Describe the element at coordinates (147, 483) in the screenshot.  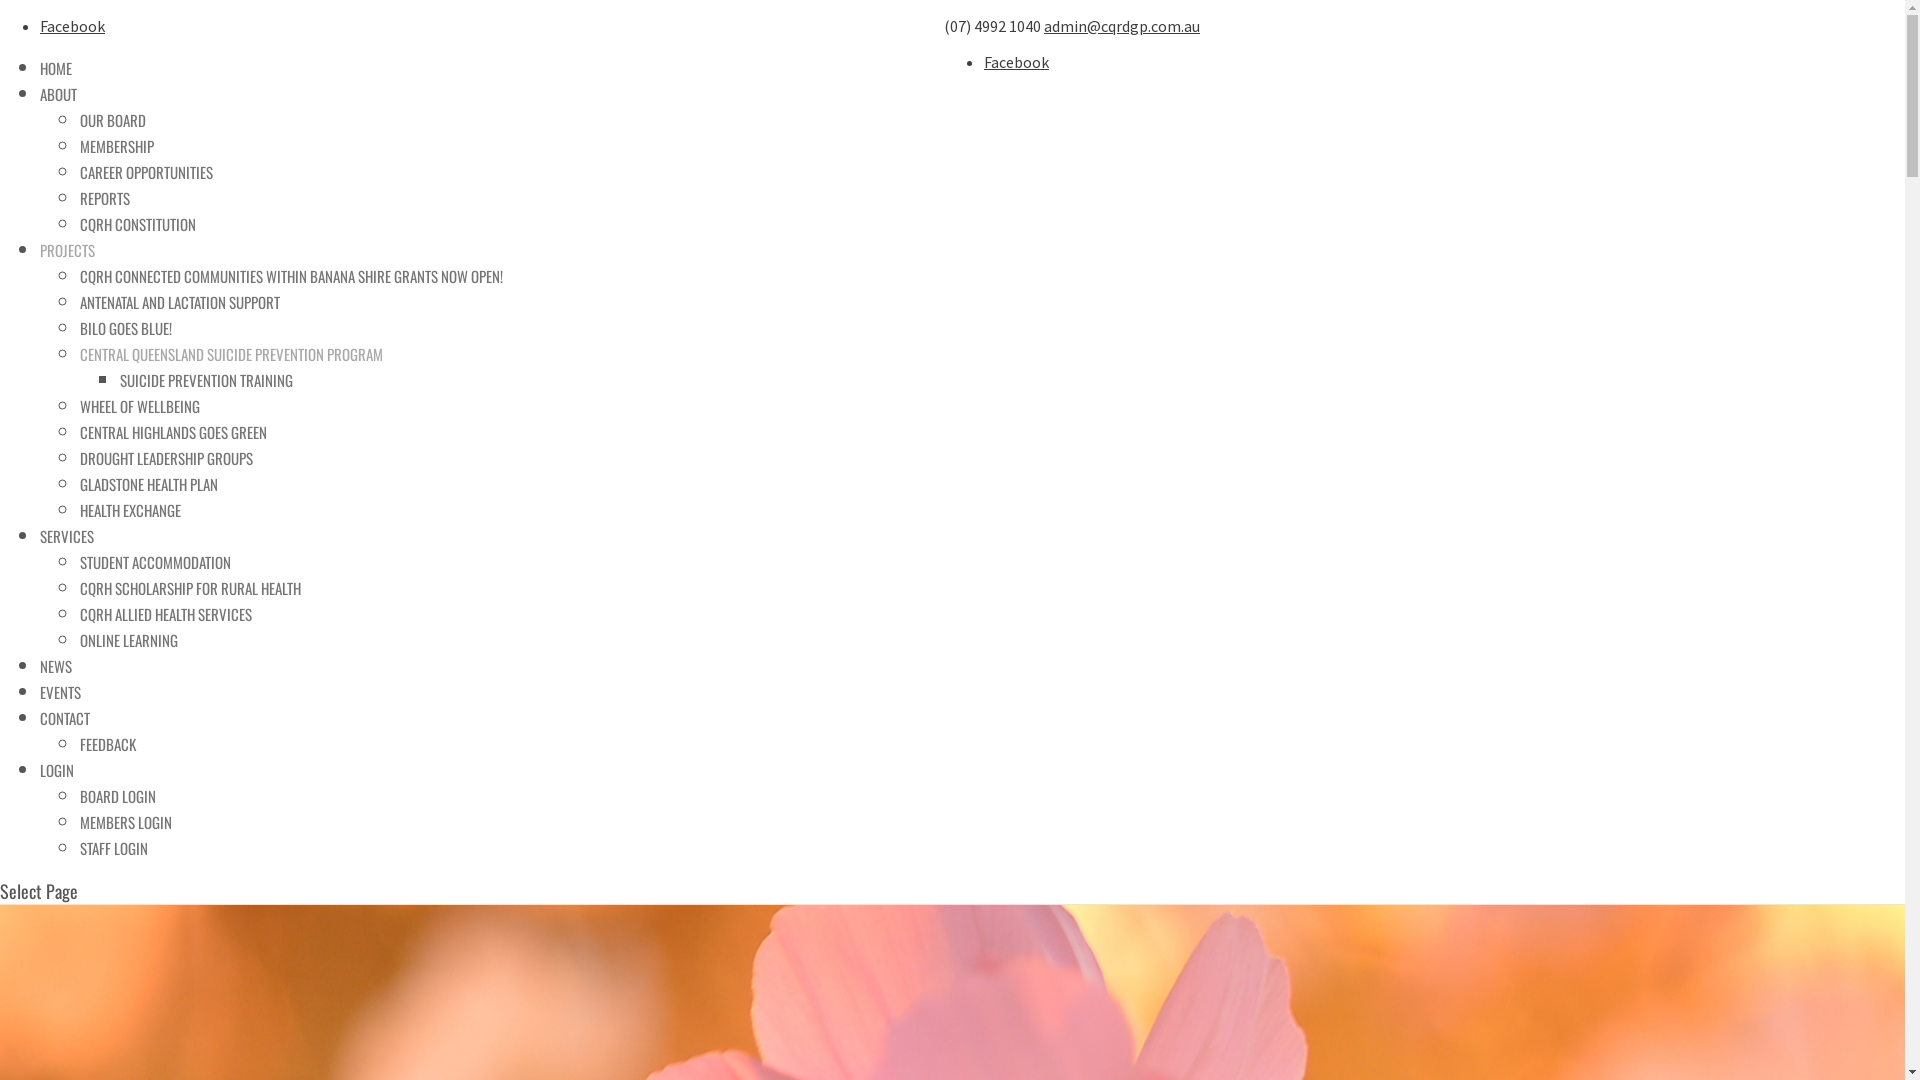
I see `'GLADSTONE HEALTH PLAN'` at that location.